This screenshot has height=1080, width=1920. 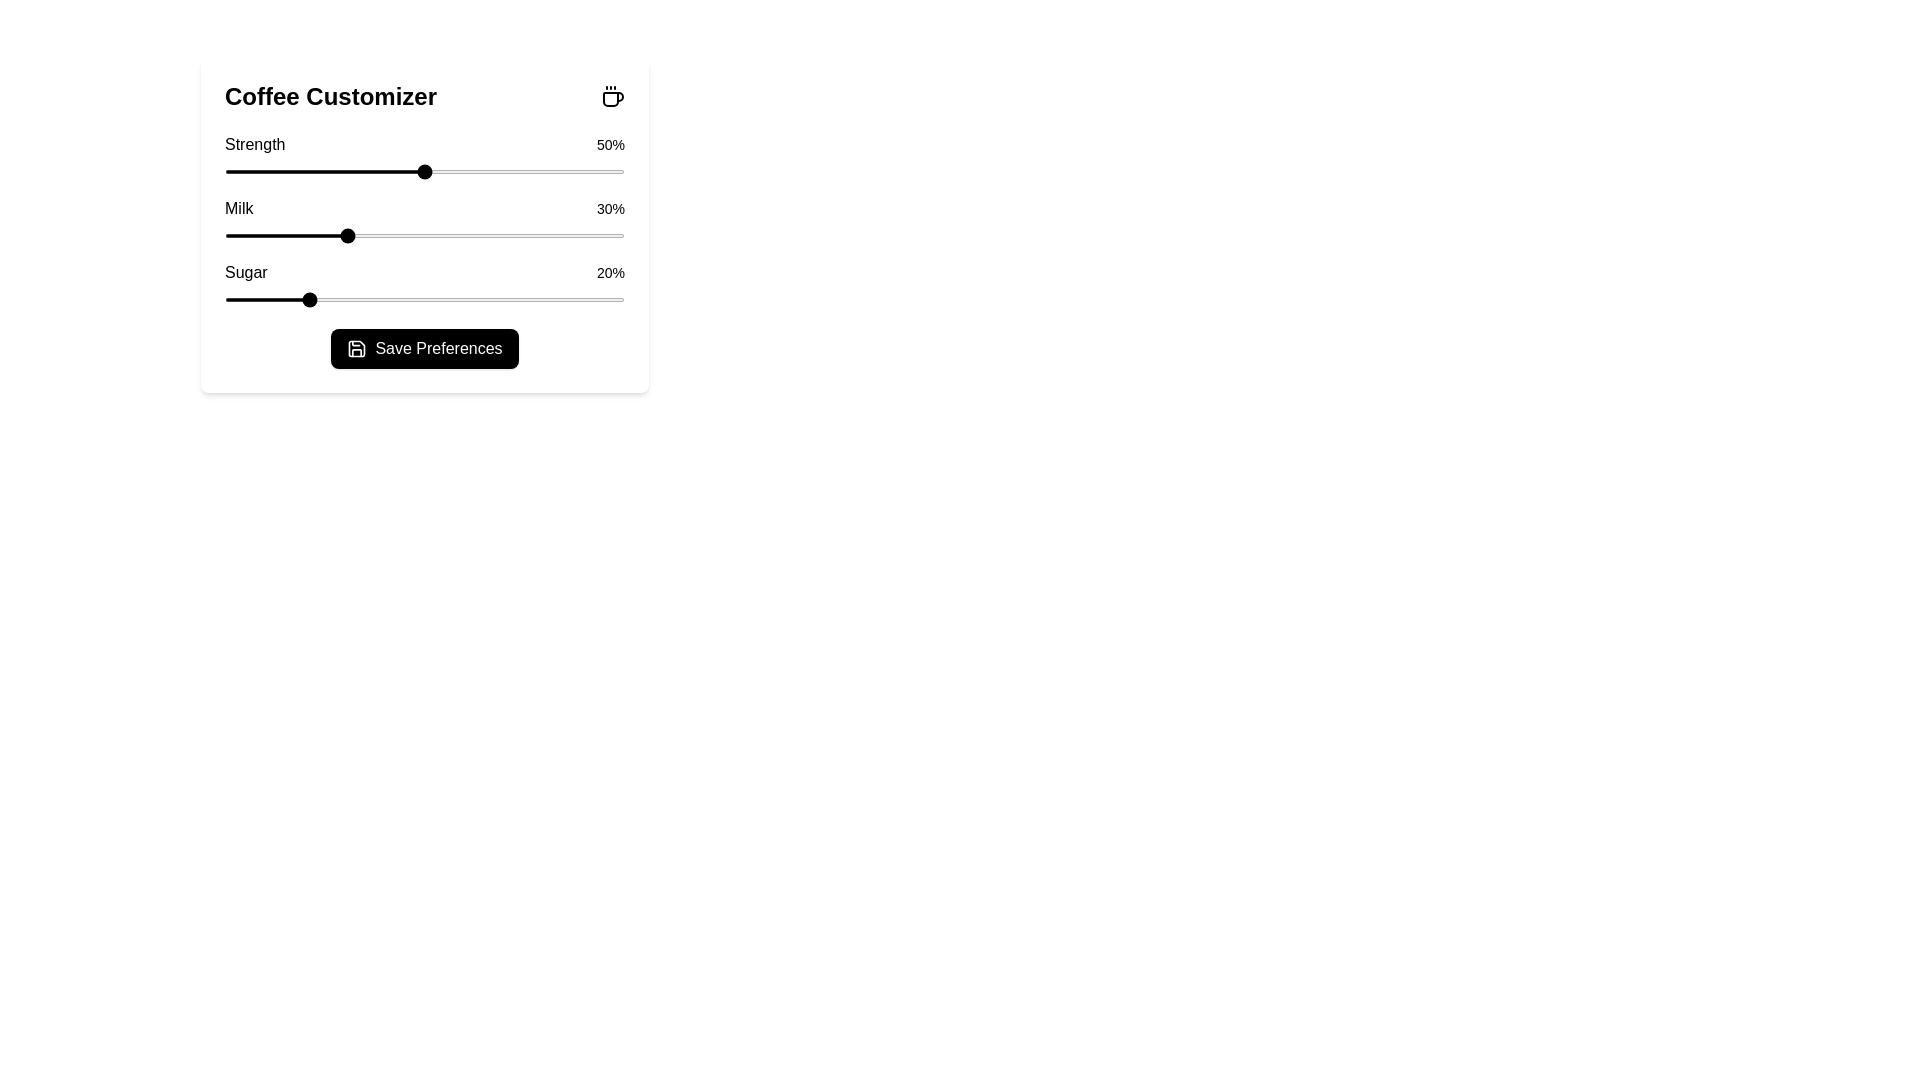 What do you see at coordinates (616, 171) in the screenshot?
I see `the strength slider` at bounding box center [616, 171].